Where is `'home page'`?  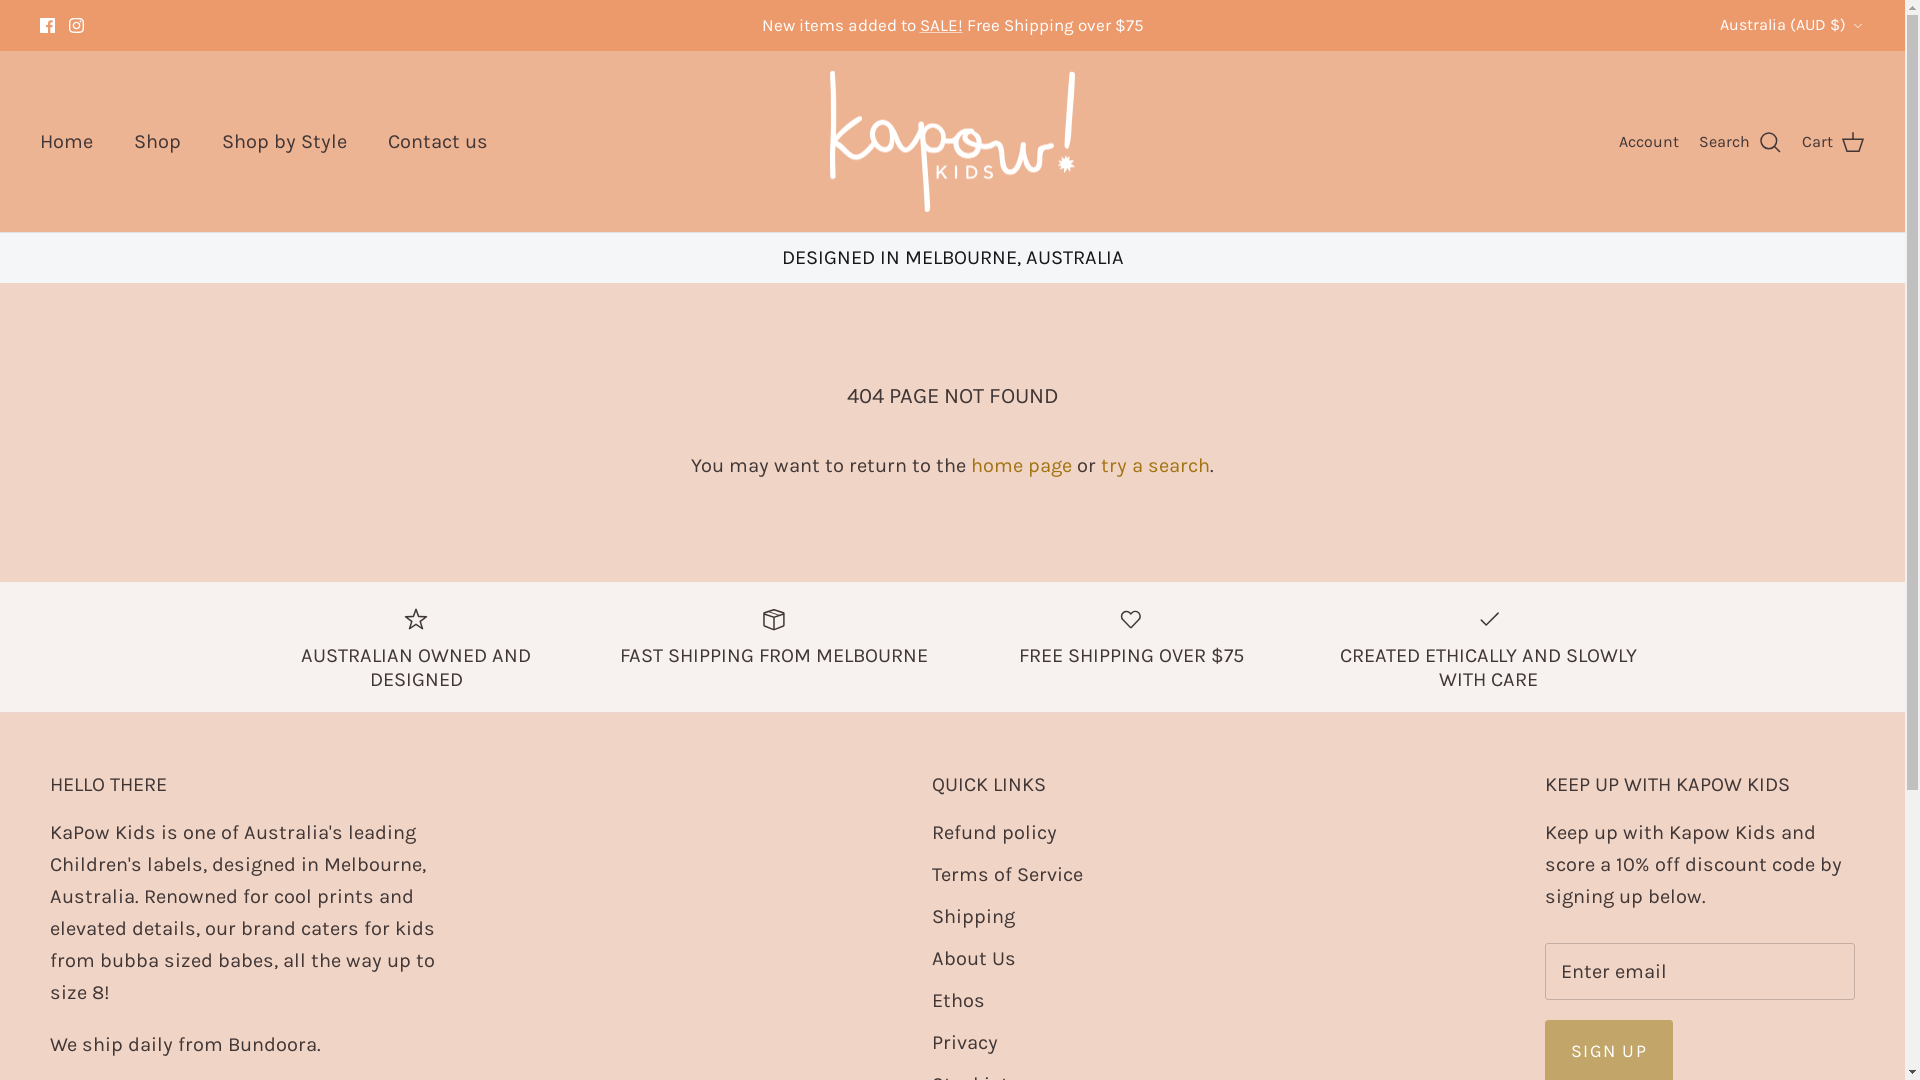 'home page' is located at coordinates (1021, 465).